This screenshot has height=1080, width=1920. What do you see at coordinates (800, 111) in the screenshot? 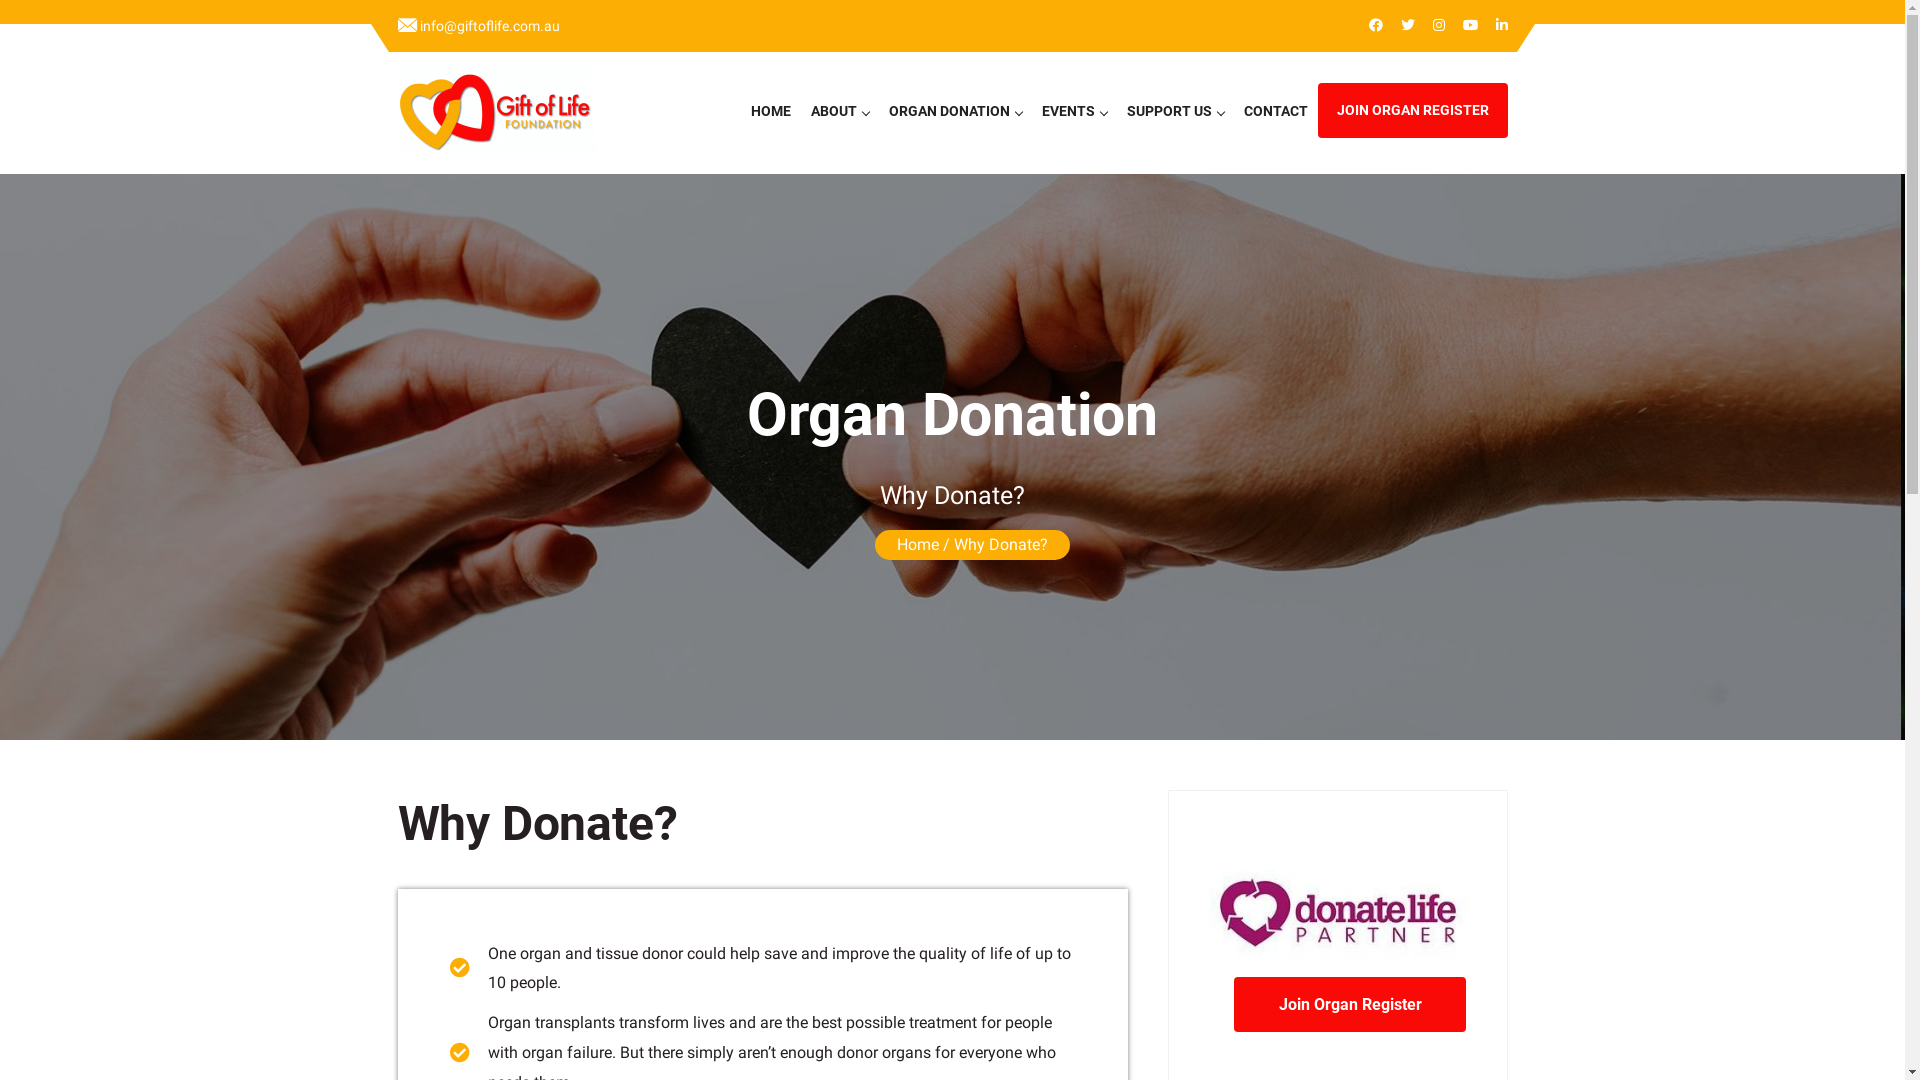
I see `'ABOUT'` at bounding box center [800, 111].